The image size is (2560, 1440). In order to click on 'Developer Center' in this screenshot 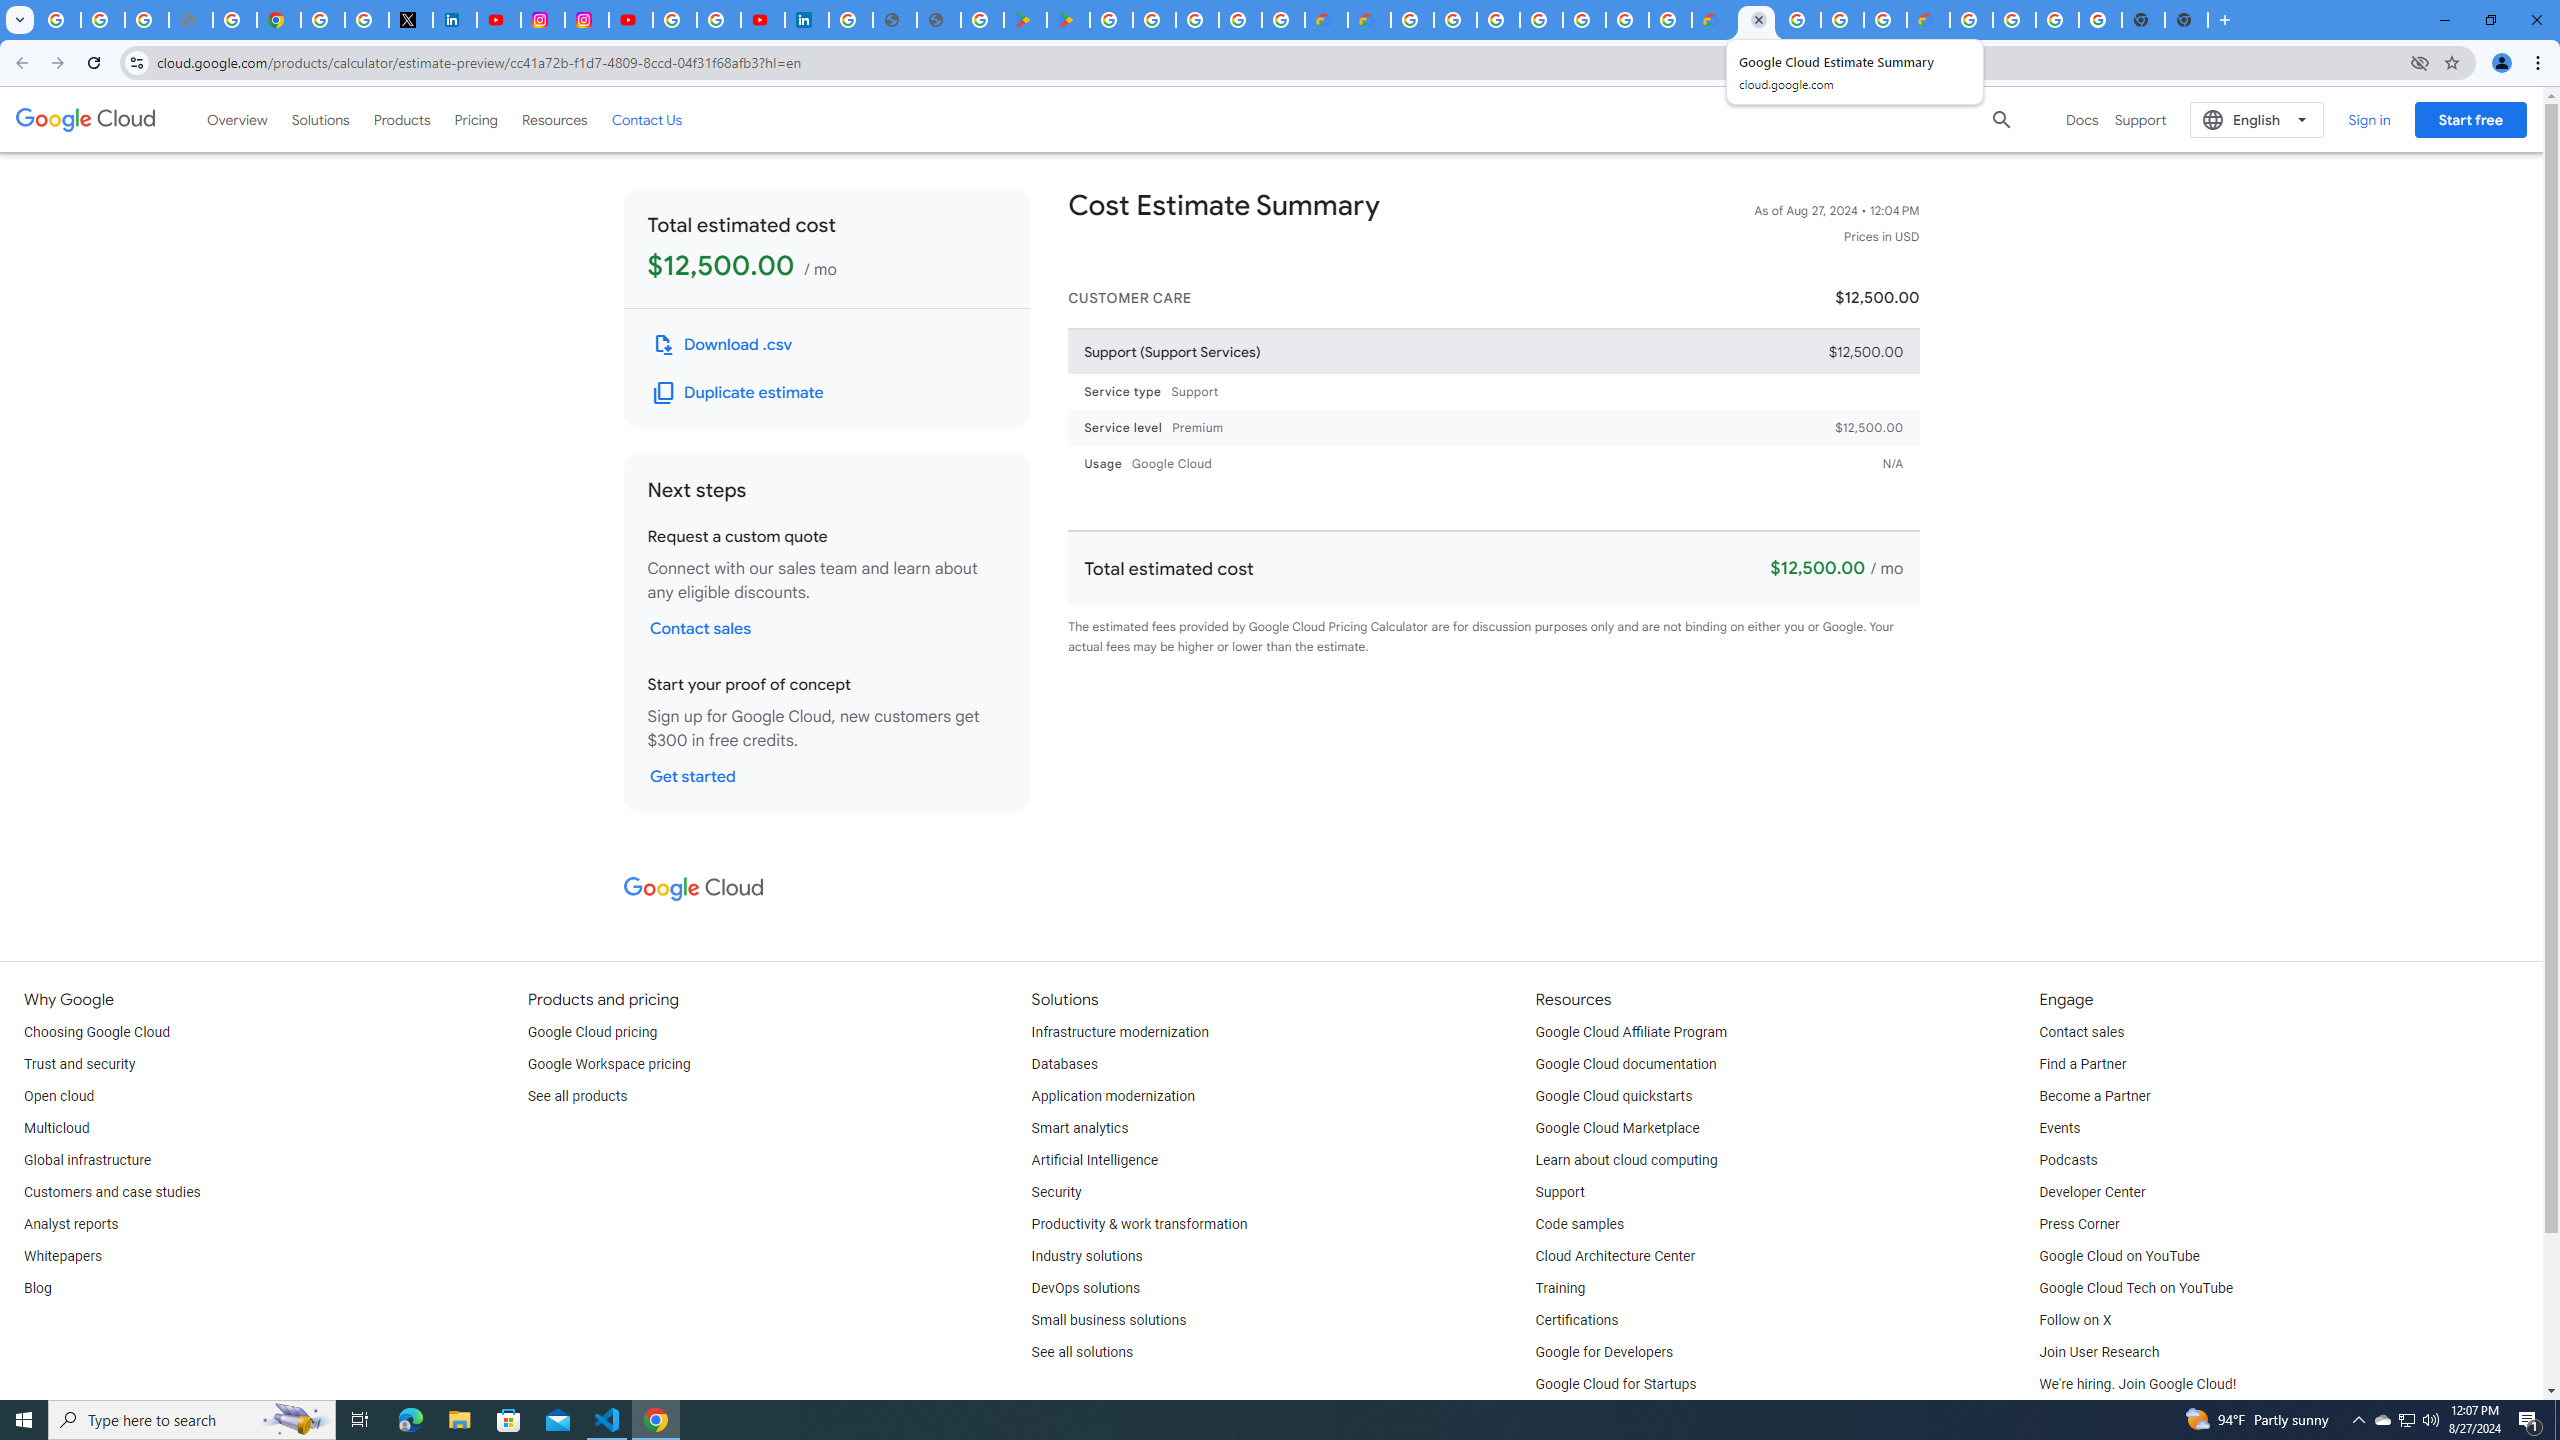, I will do `click(2091, 1192)`.